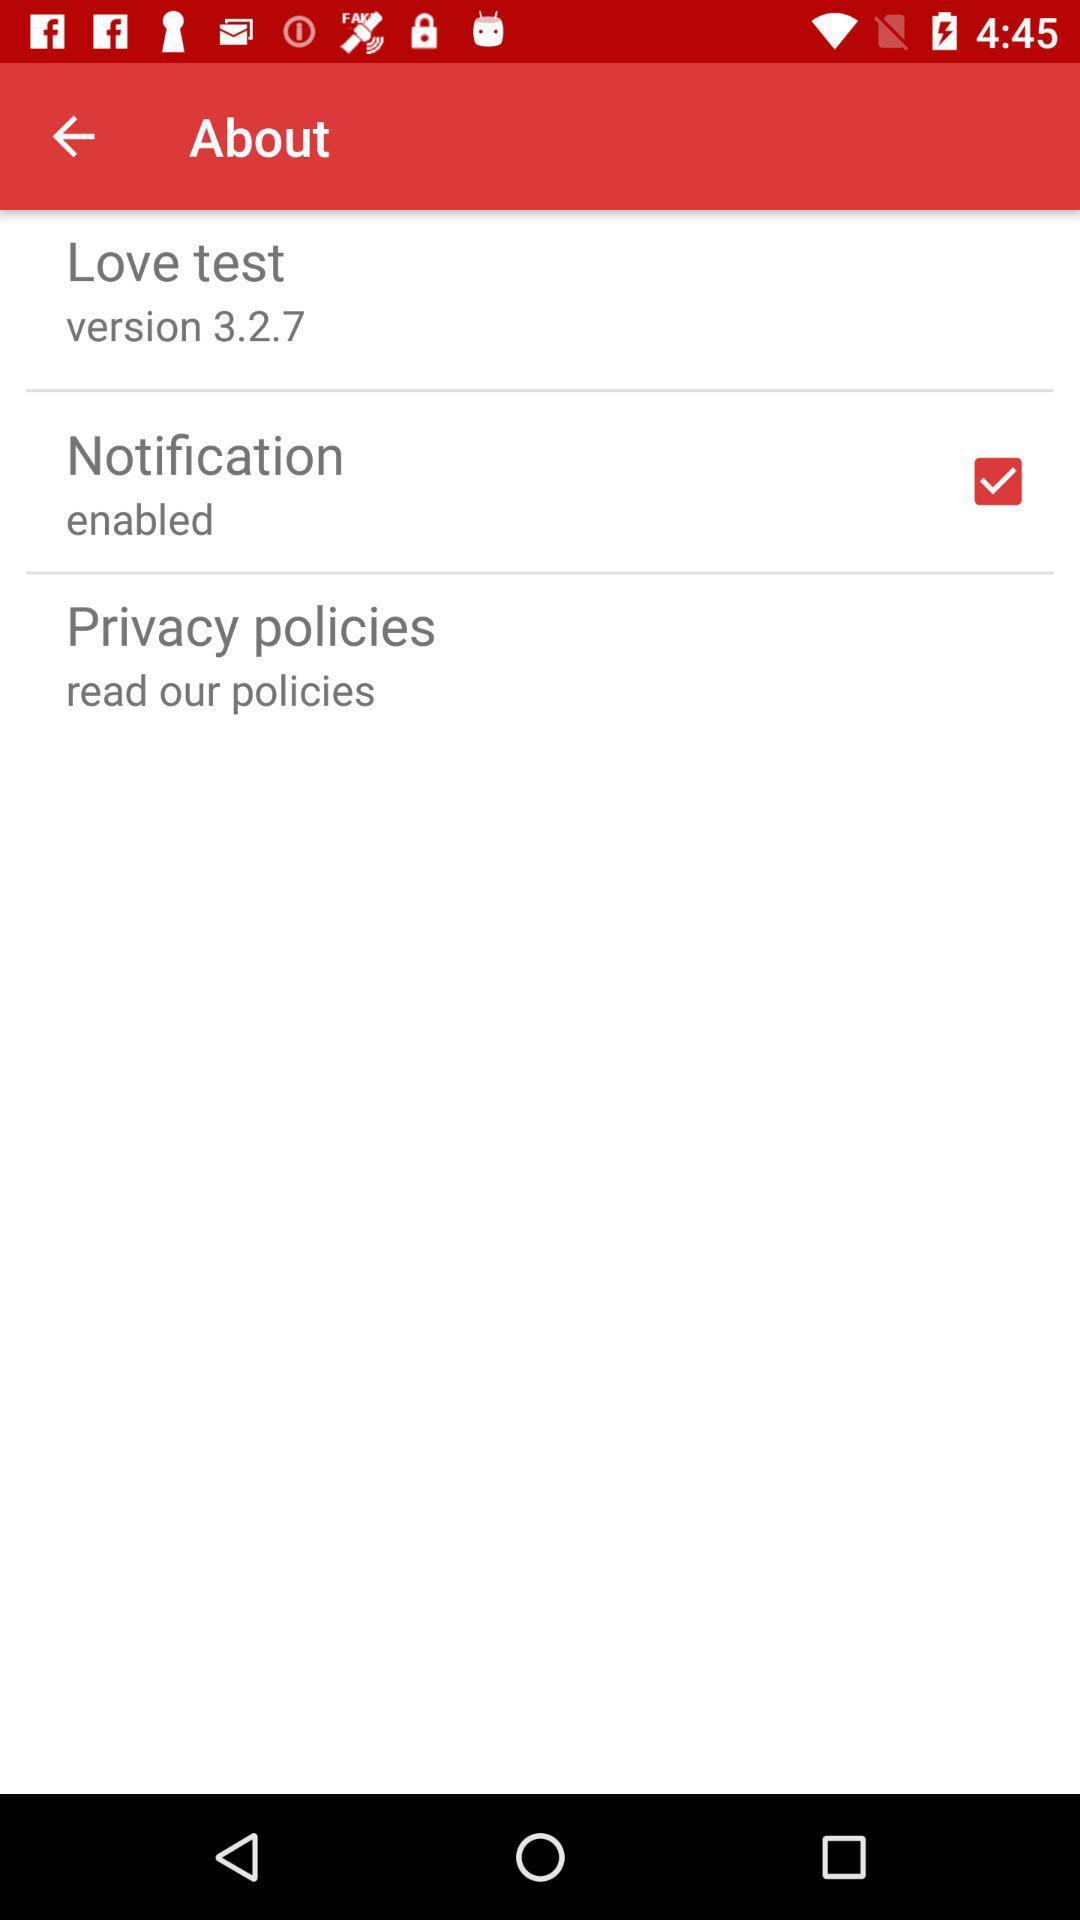 The image size is (1080, 1920). I want to click on item below the version 3 2, so click(540, 390).